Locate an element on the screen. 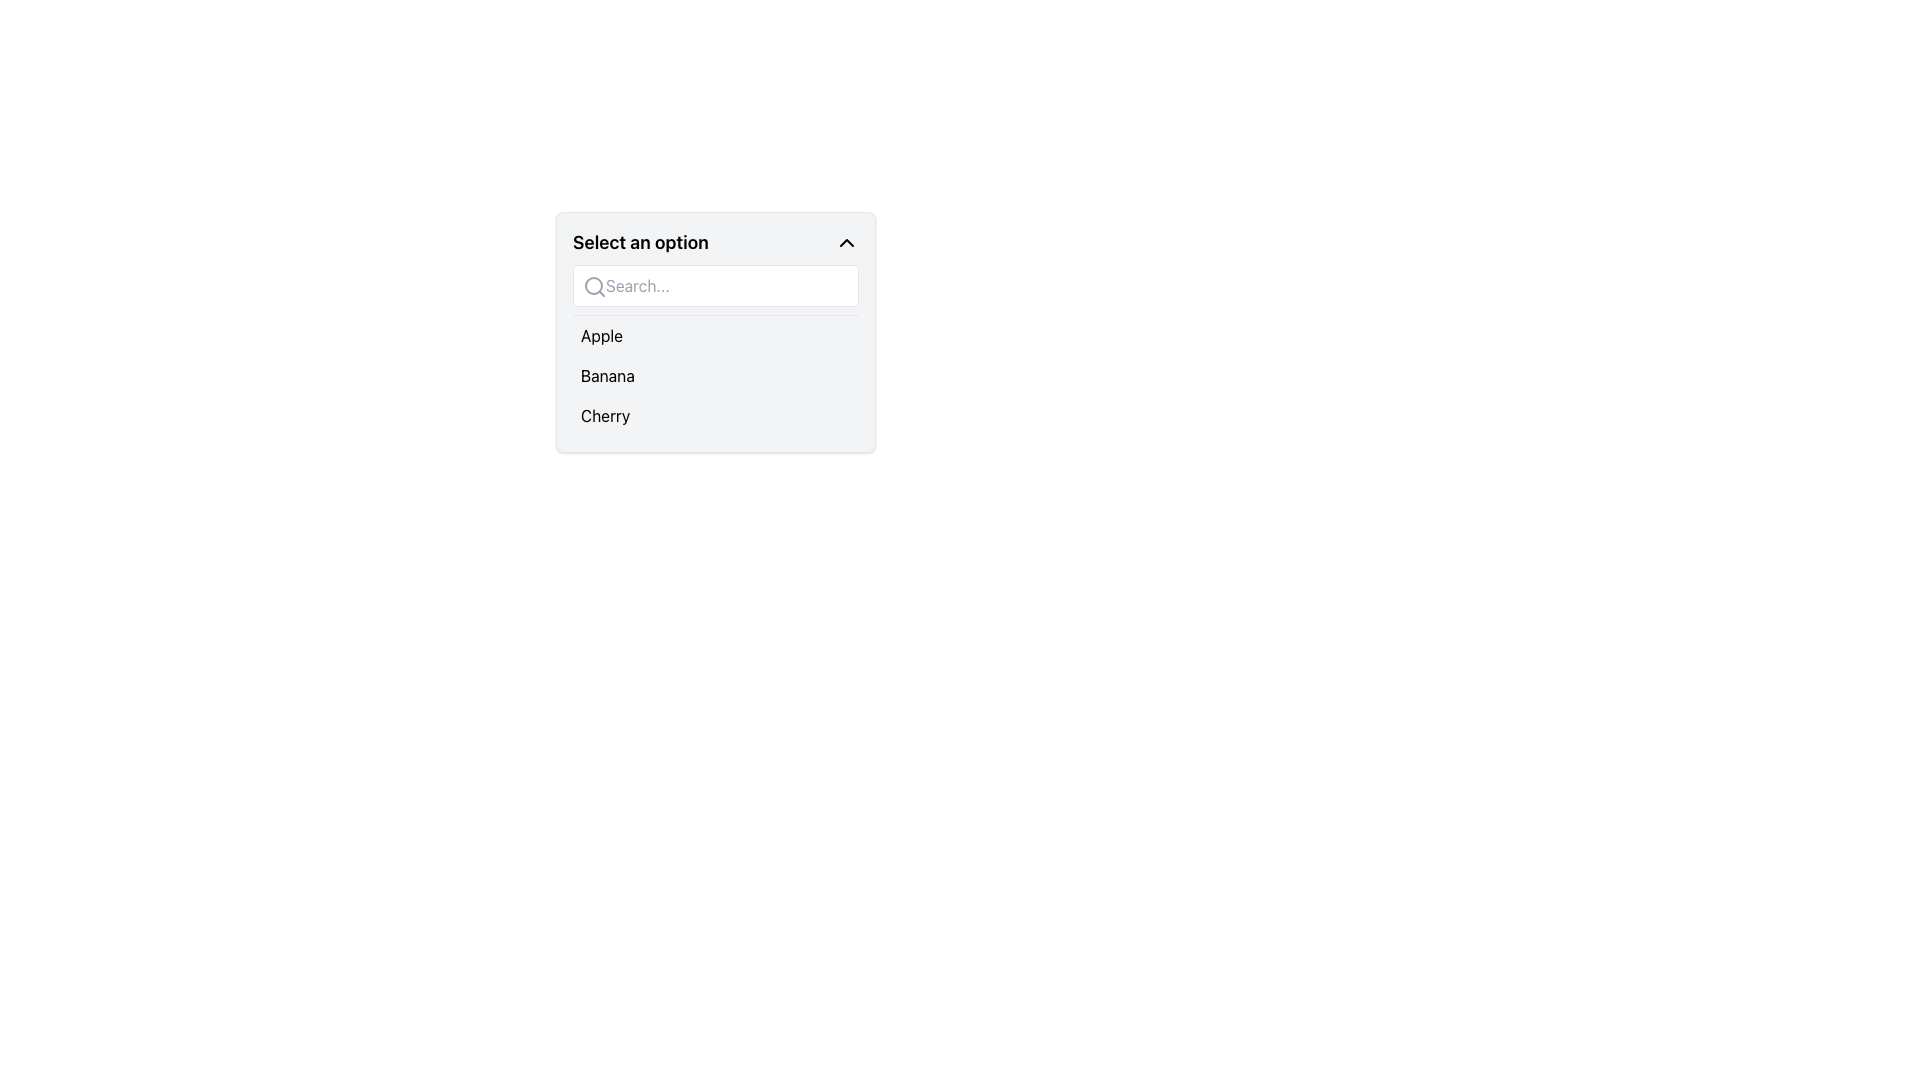 The height and width of the screenshot is (1080, 1920). the upward-pointing chevron icon, which is located at the far right of the dropdown header is located at coordinates (846, 242).